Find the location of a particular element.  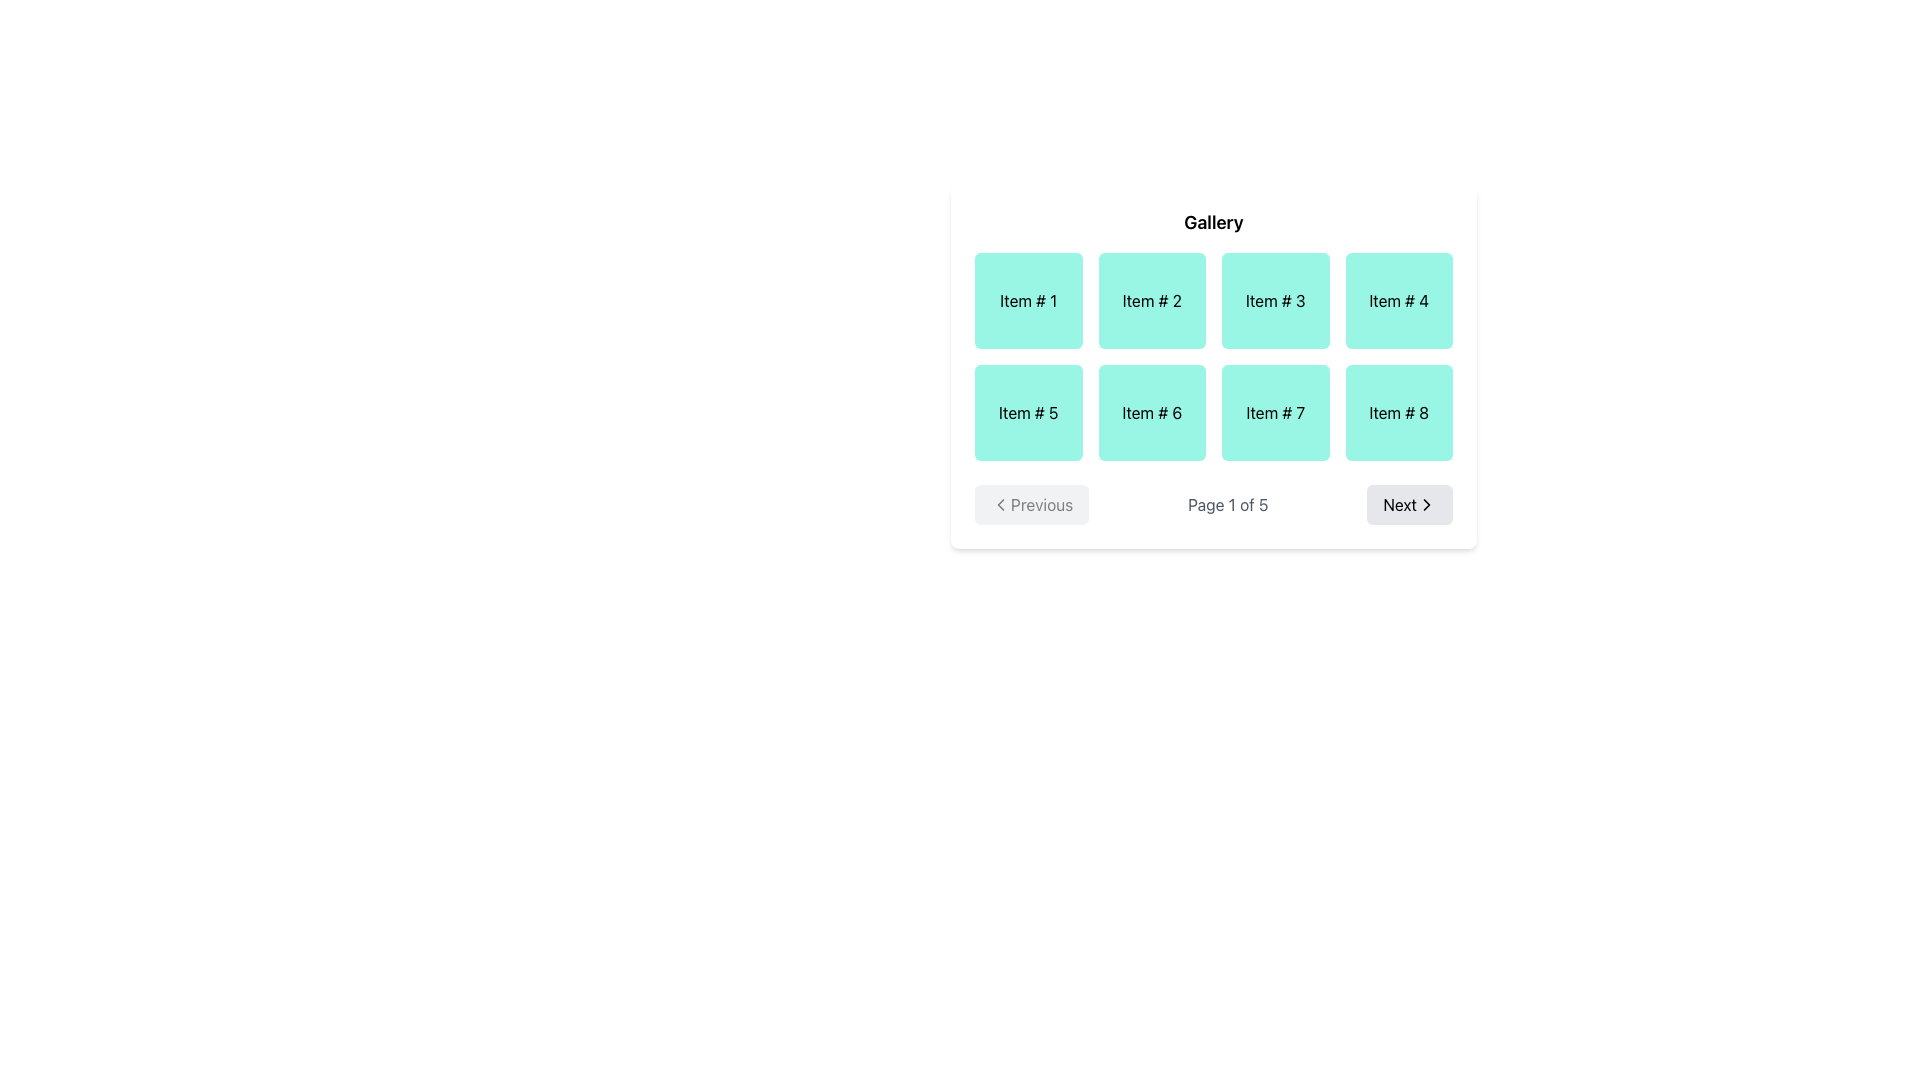

the Label displaying 'Item # 8' in the second row, fourth column of the grid layout, which has a dark font on a teal background is located at coordinates (1398, 411).